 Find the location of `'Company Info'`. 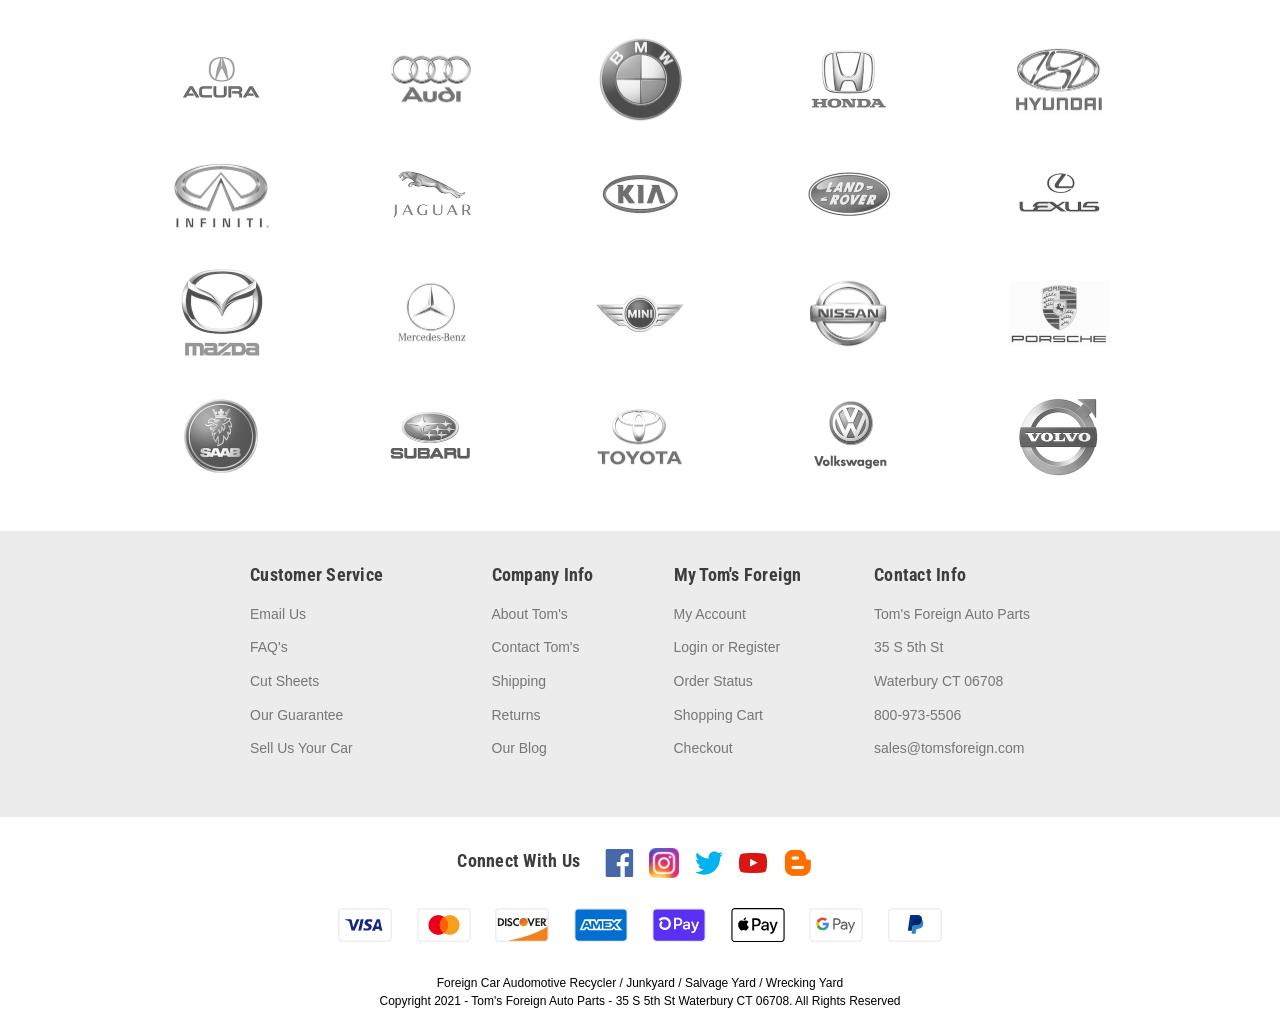

'Company Info' is located at coordinates (541, 573).